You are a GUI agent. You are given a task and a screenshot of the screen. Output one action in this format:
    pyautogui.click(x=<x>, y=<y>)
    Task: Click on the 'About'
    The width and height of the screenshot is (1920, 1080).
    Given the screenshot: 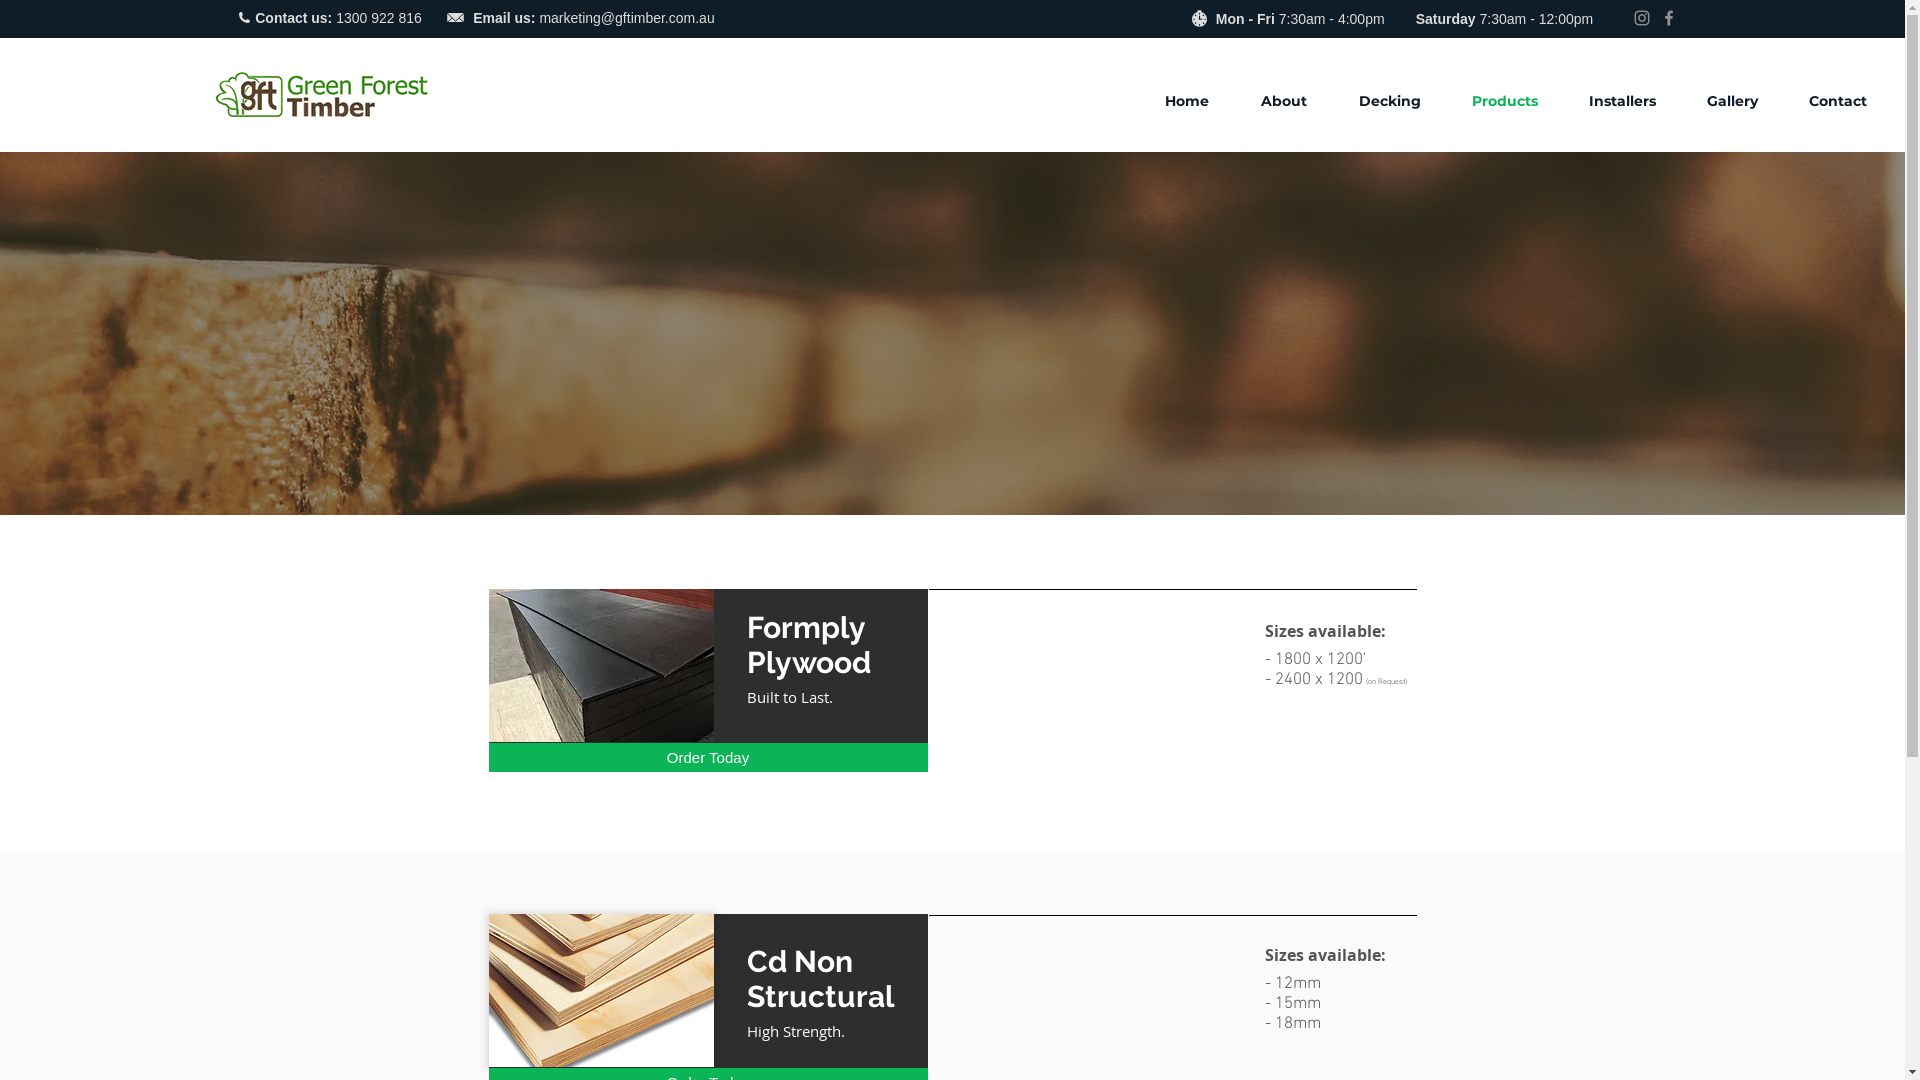 What is the action you would take?
    pyautogui.click(x=1295, y=100)
    